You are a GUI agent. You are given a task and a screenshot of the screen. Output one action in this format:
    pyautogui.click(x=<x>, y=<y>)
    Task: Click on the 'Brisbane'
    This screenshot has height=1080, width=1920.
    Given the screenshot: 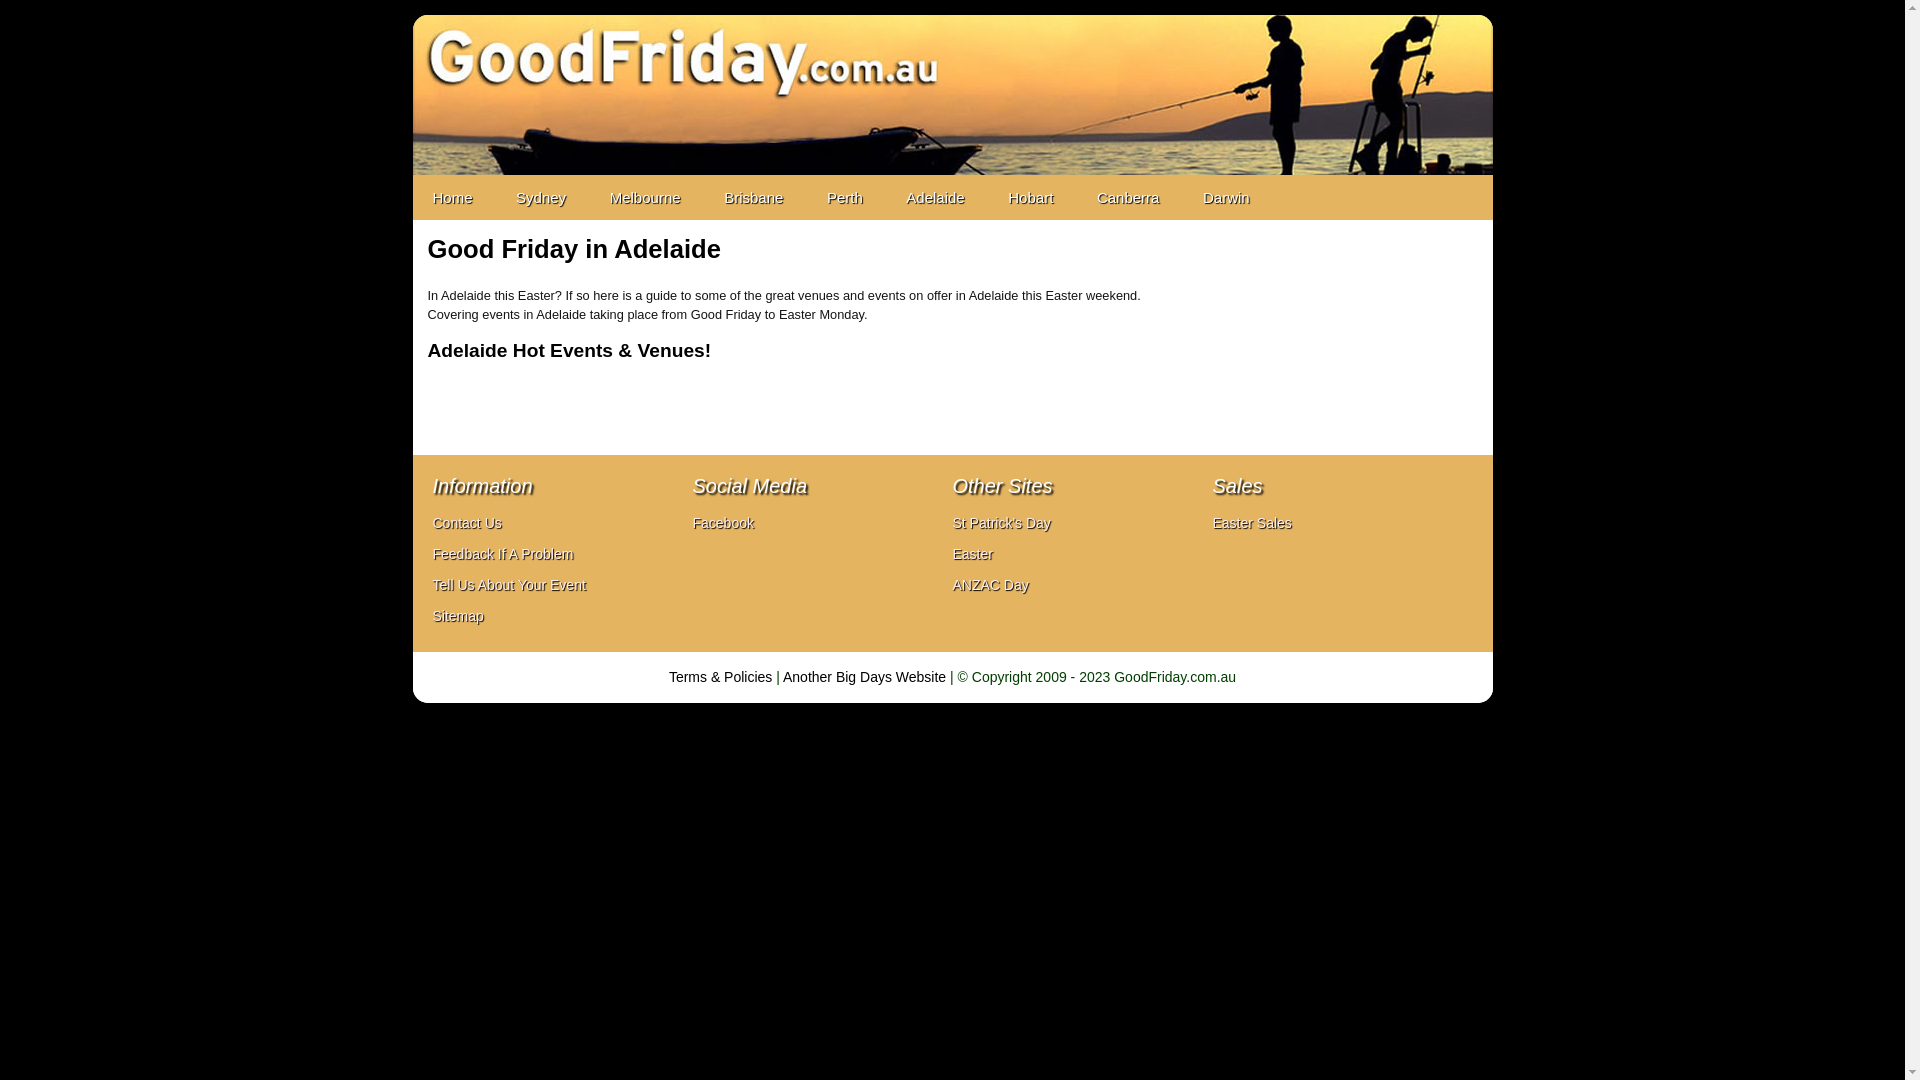 What is the action you would take?
    pyautogui.click(x=752, y=197)
    